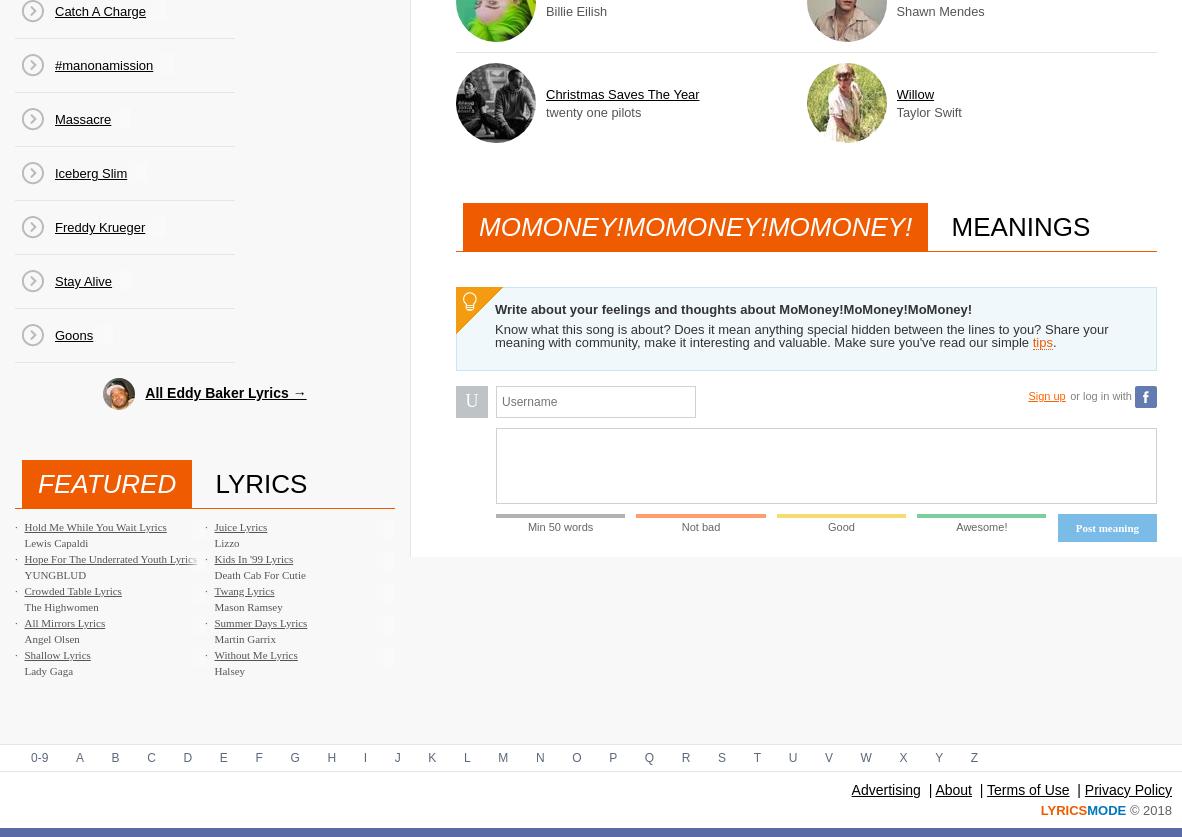 This screenshot has width=1182, height=837. I want to click on 'Summer Days Lyrics', so click(212, 622).